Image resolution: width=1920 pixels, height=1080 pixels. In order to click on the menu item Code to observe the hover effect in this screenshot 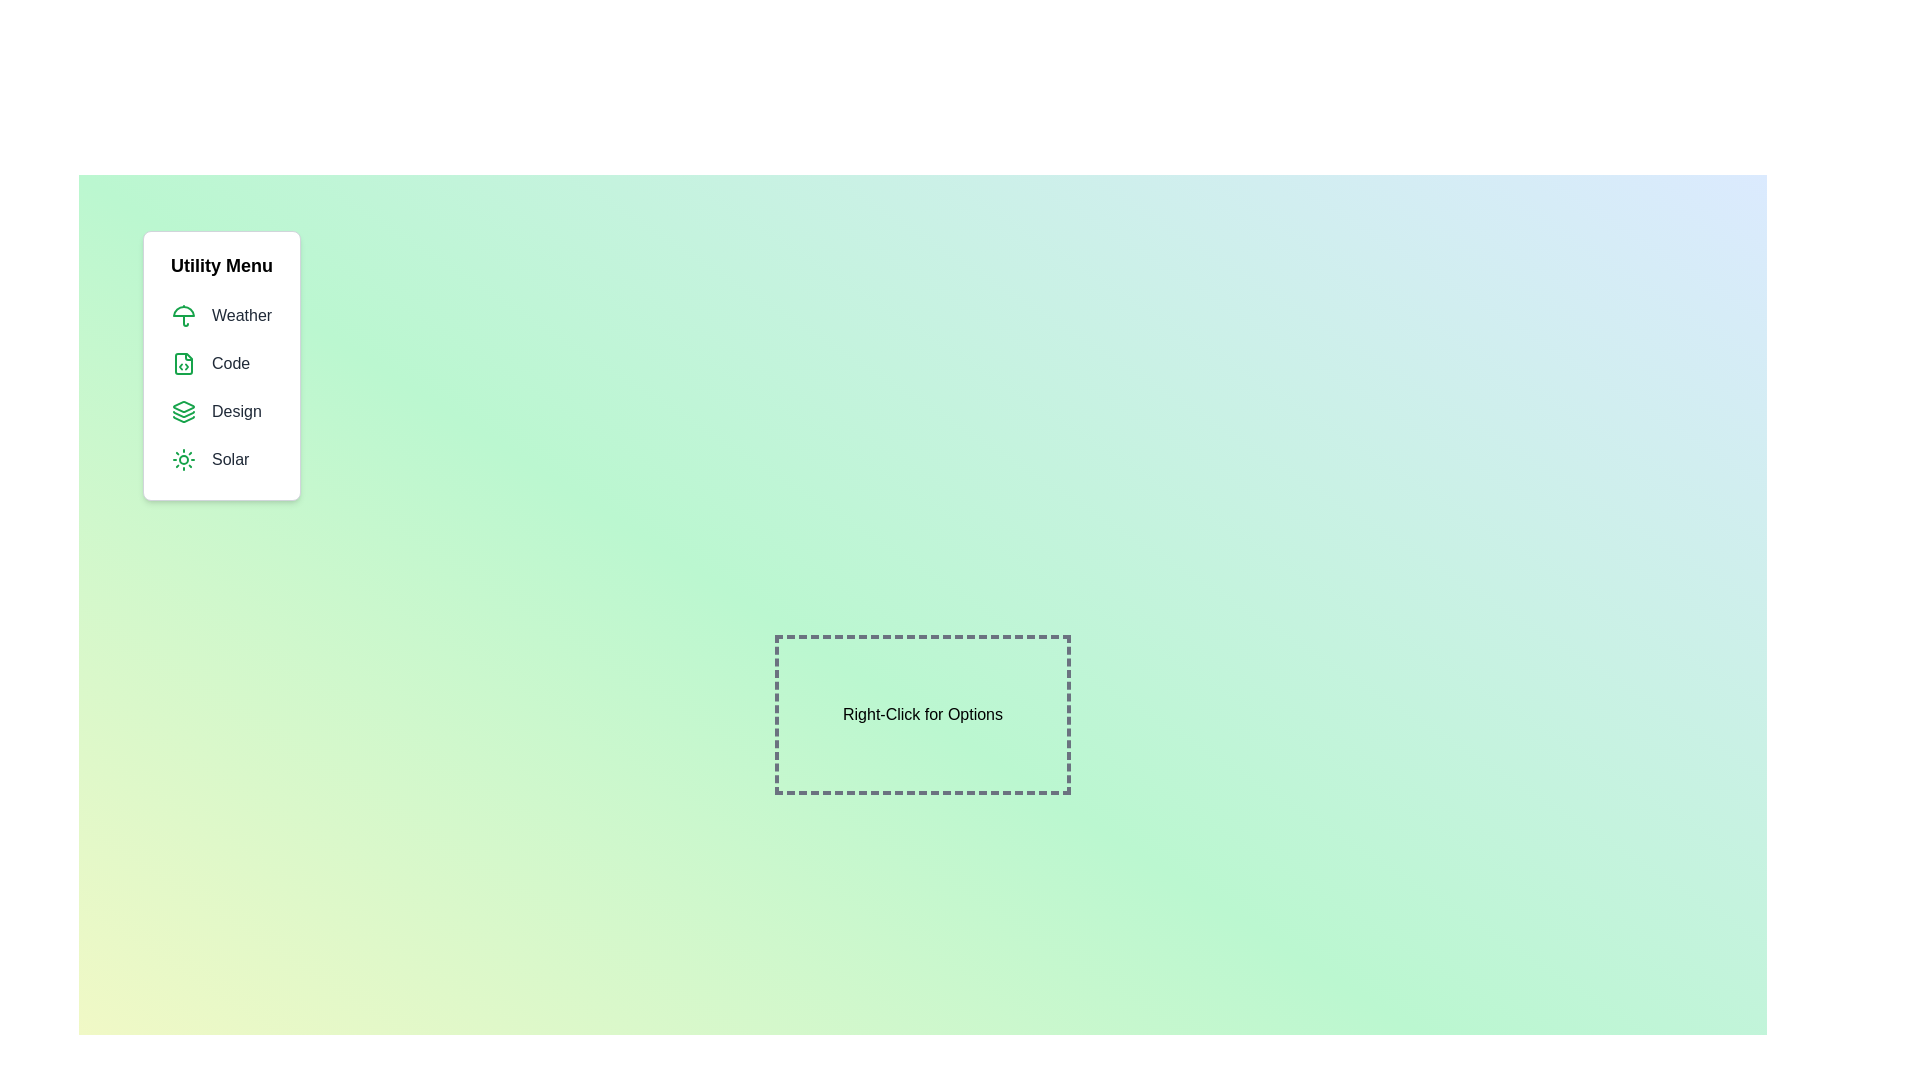, I will do `click(221, 363)`.